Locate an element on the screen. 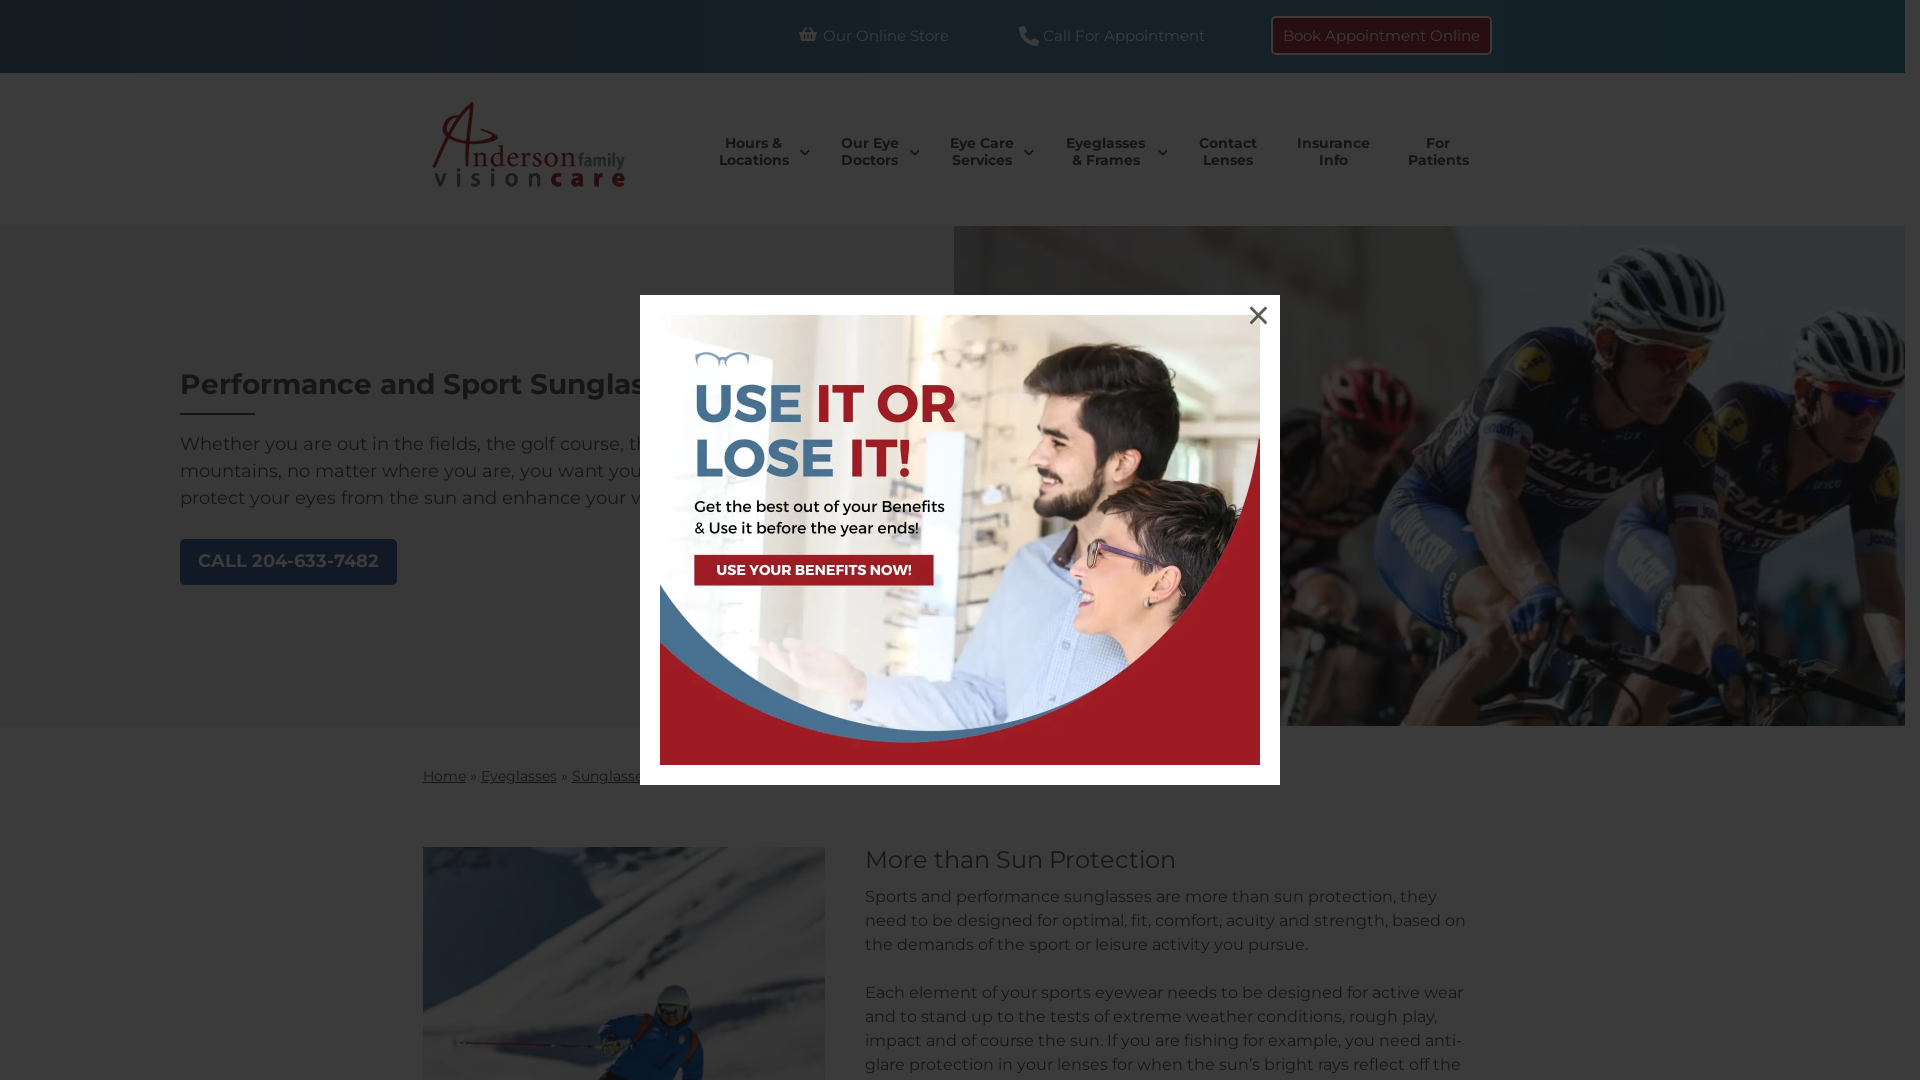 The image size is (1920, 1080). 'Book Appointment Online' is located at coordinates (1380, 35).